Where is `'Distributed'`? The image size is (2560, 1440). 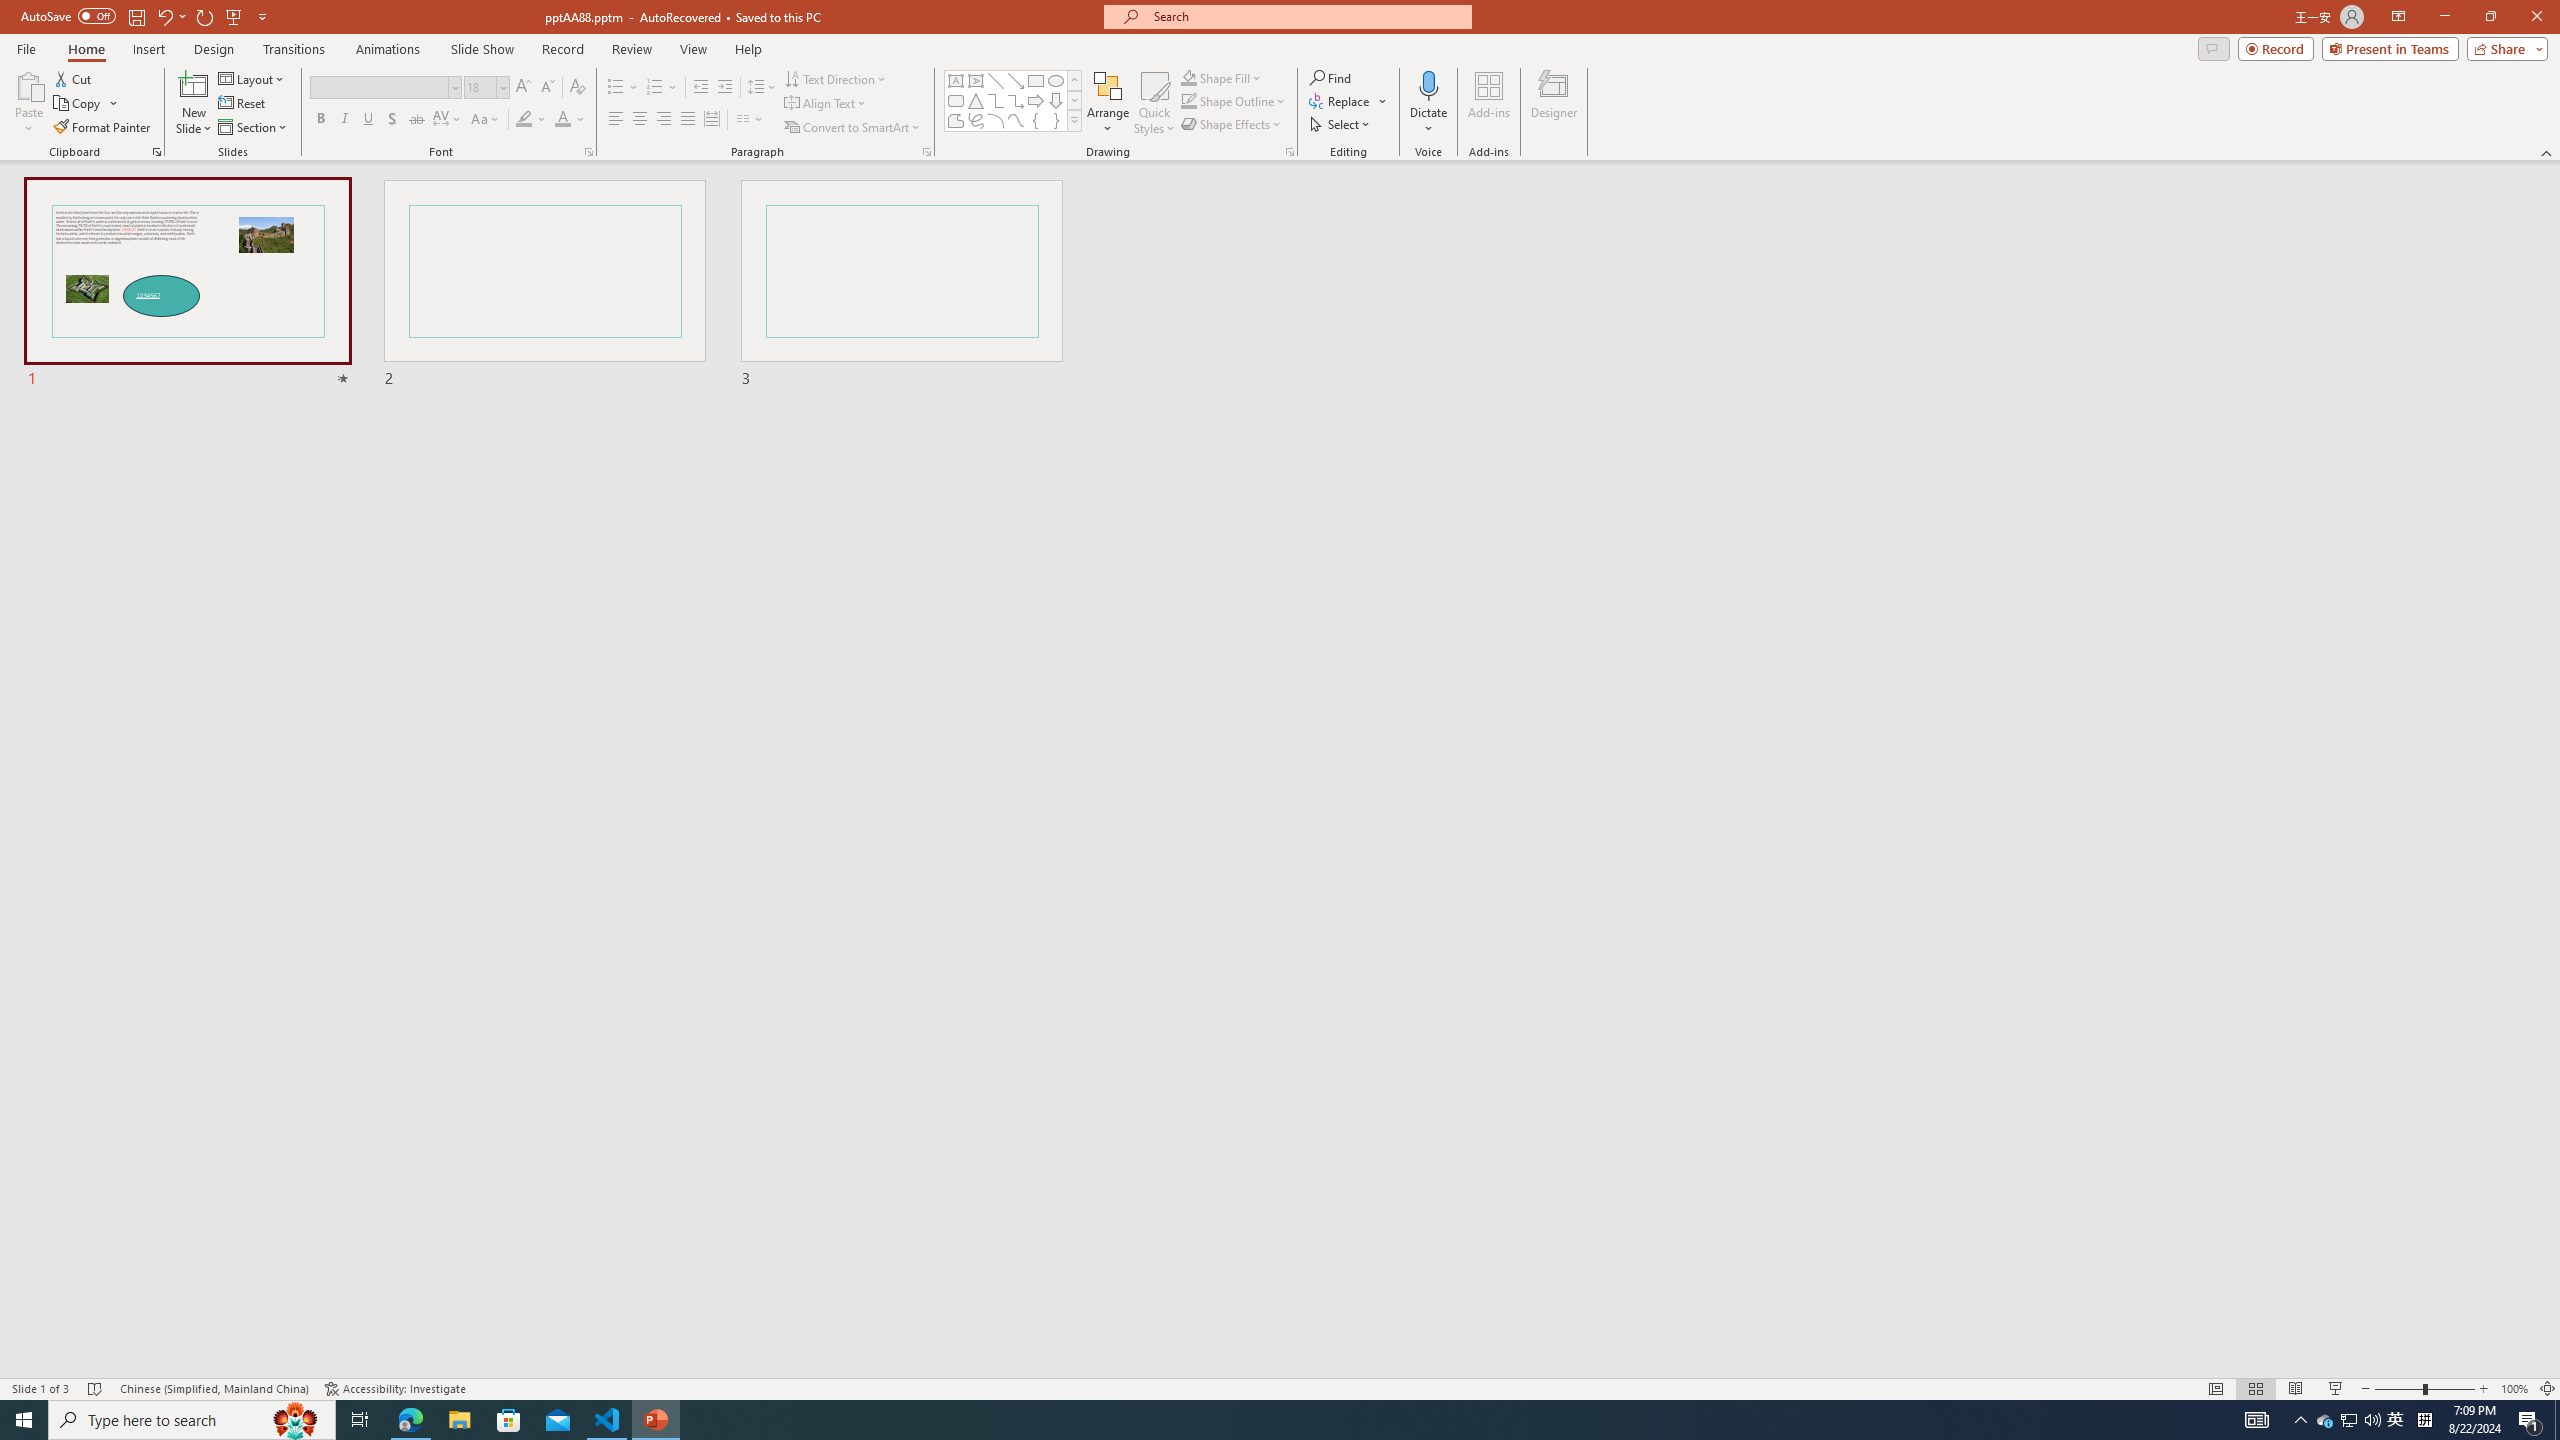 'Distributed' is located at coordinates (710, 118).